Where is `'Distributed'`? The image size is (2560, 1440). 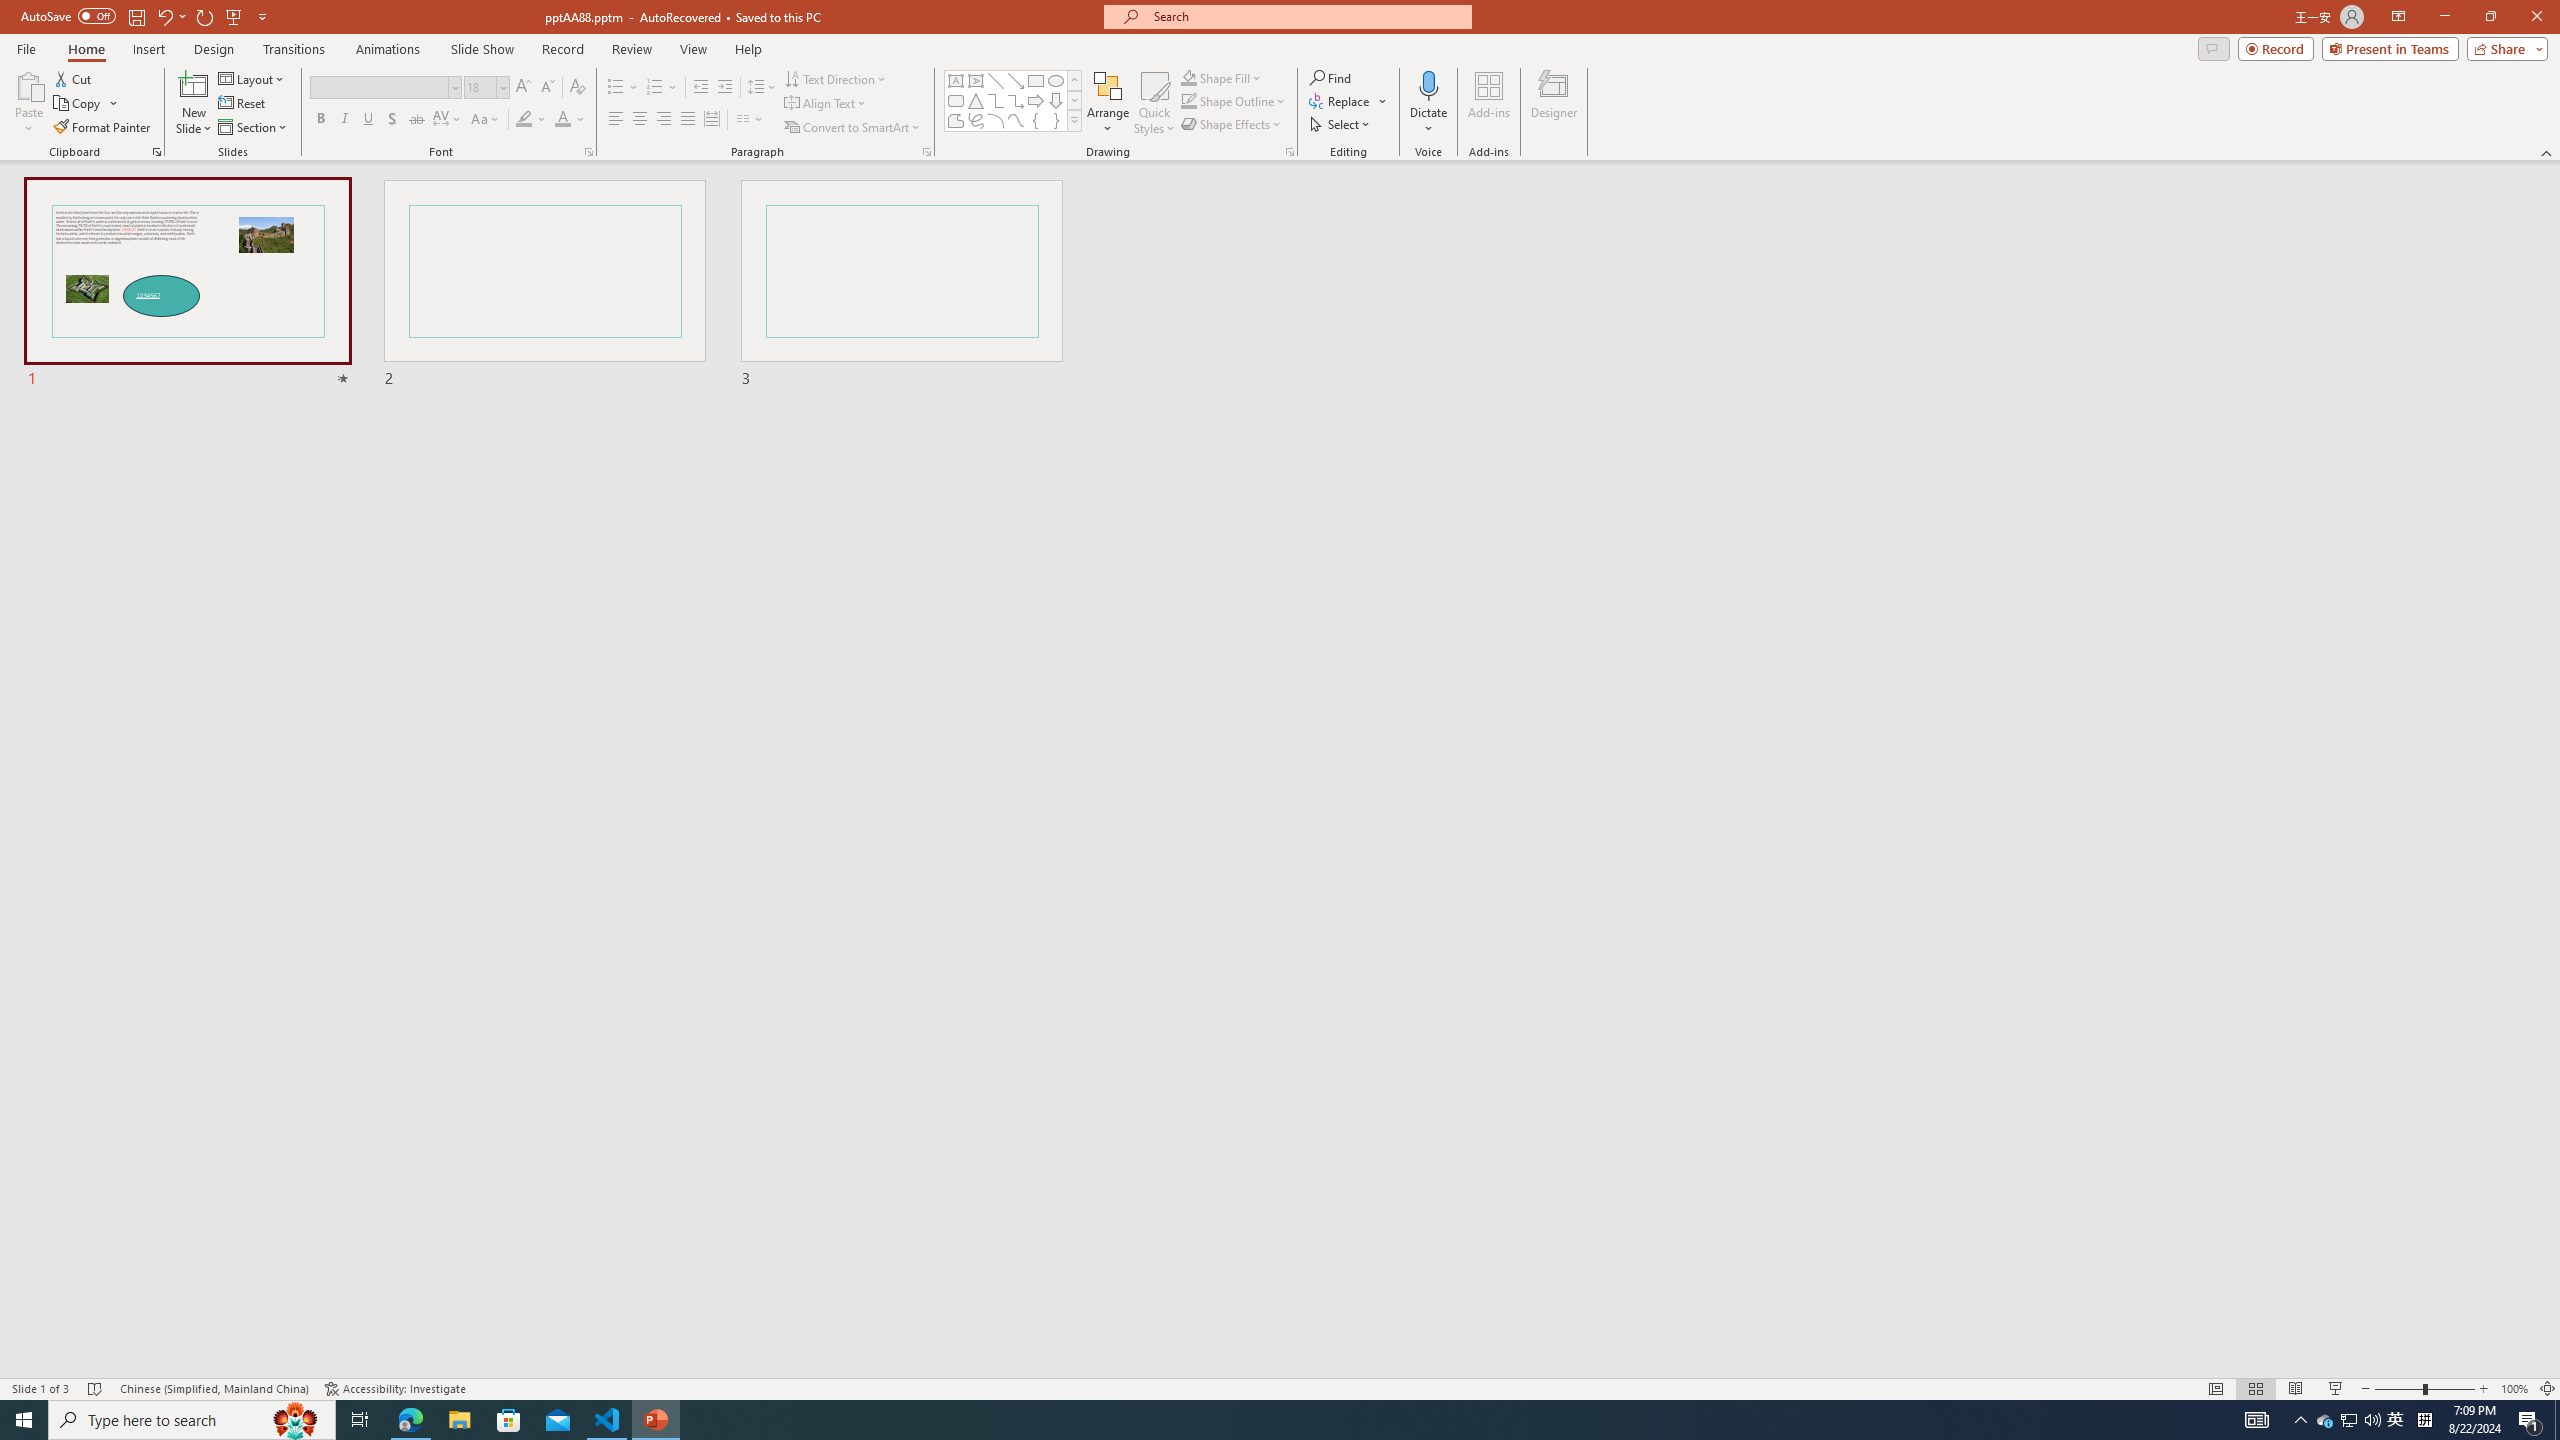 'Distributed' is located at coordinates (710, 118).